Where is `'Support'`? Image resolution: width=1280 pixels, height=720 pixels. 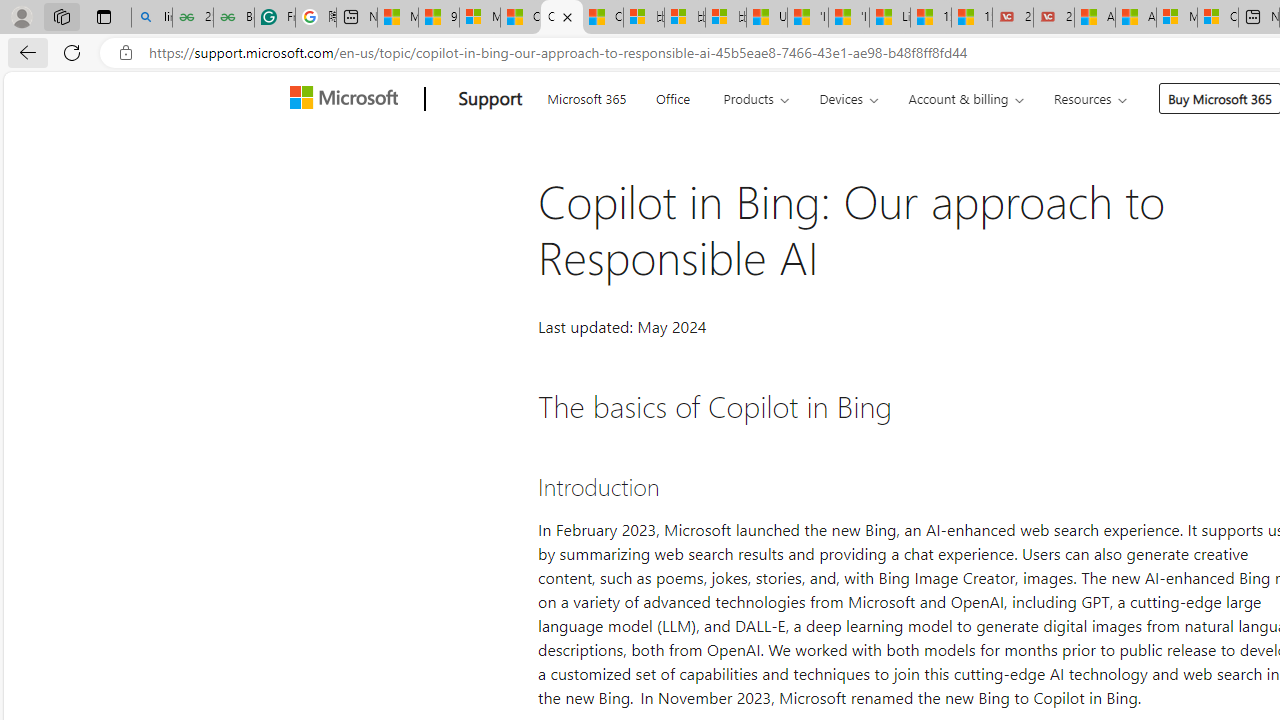 'Support' is located at coordinates (490, 99).